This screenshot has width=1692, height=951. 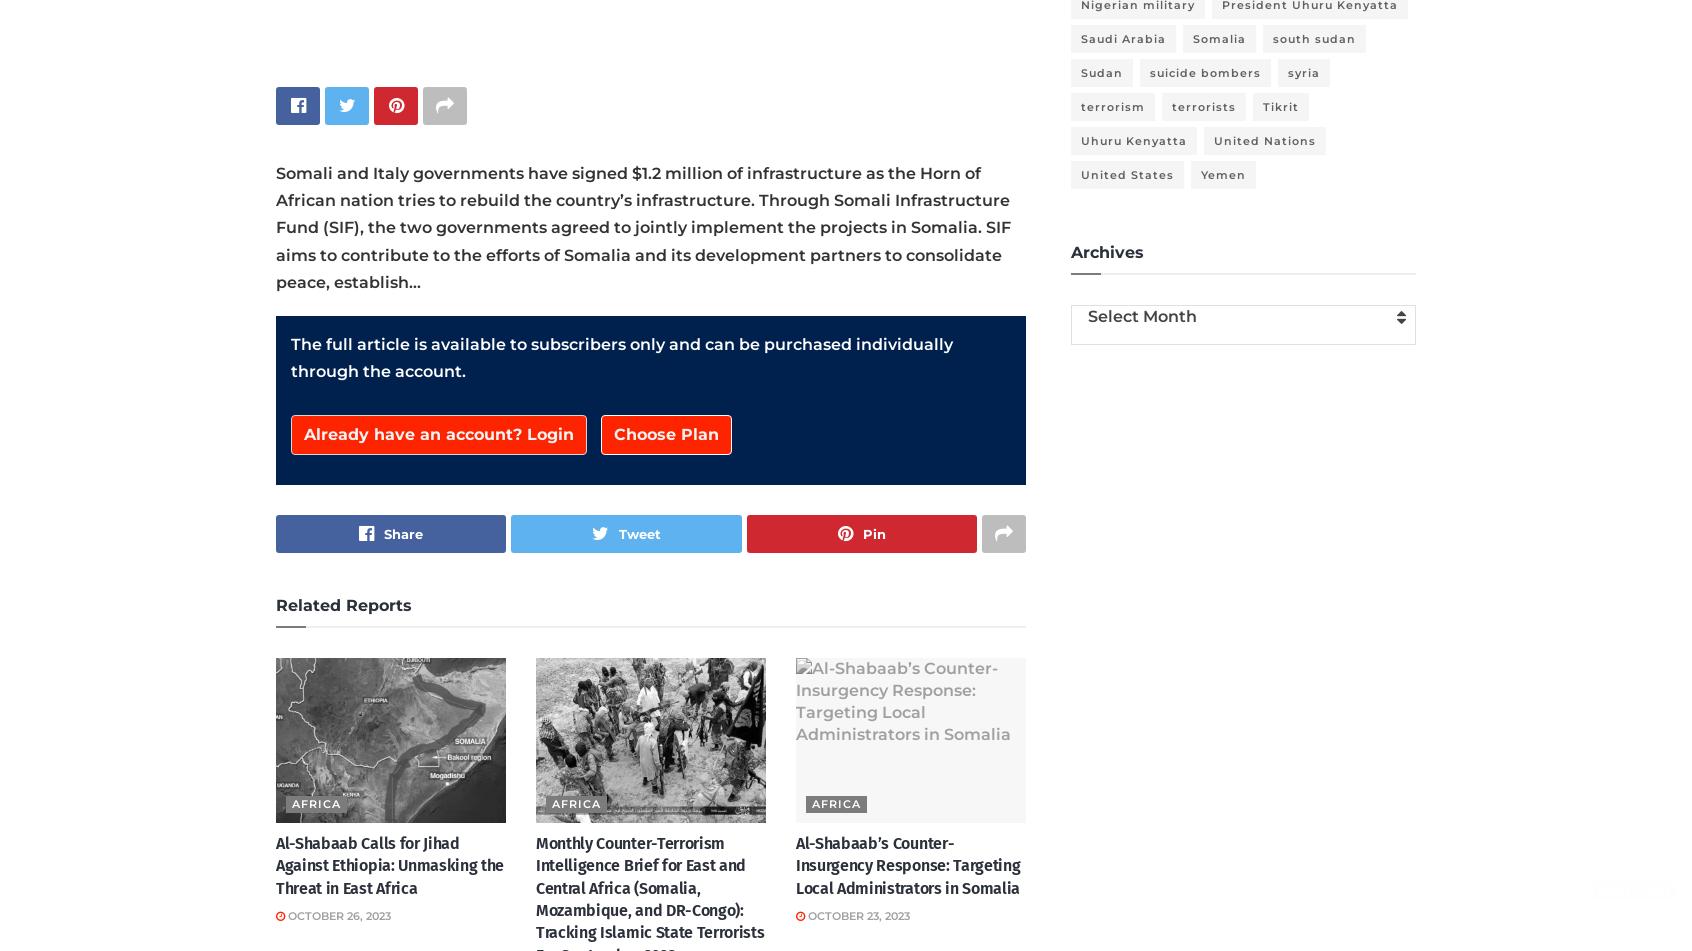 What do you see at coordinates (639, 532) in the screenshot?
I see `'Tweet'` at bounding box center [639, 532].